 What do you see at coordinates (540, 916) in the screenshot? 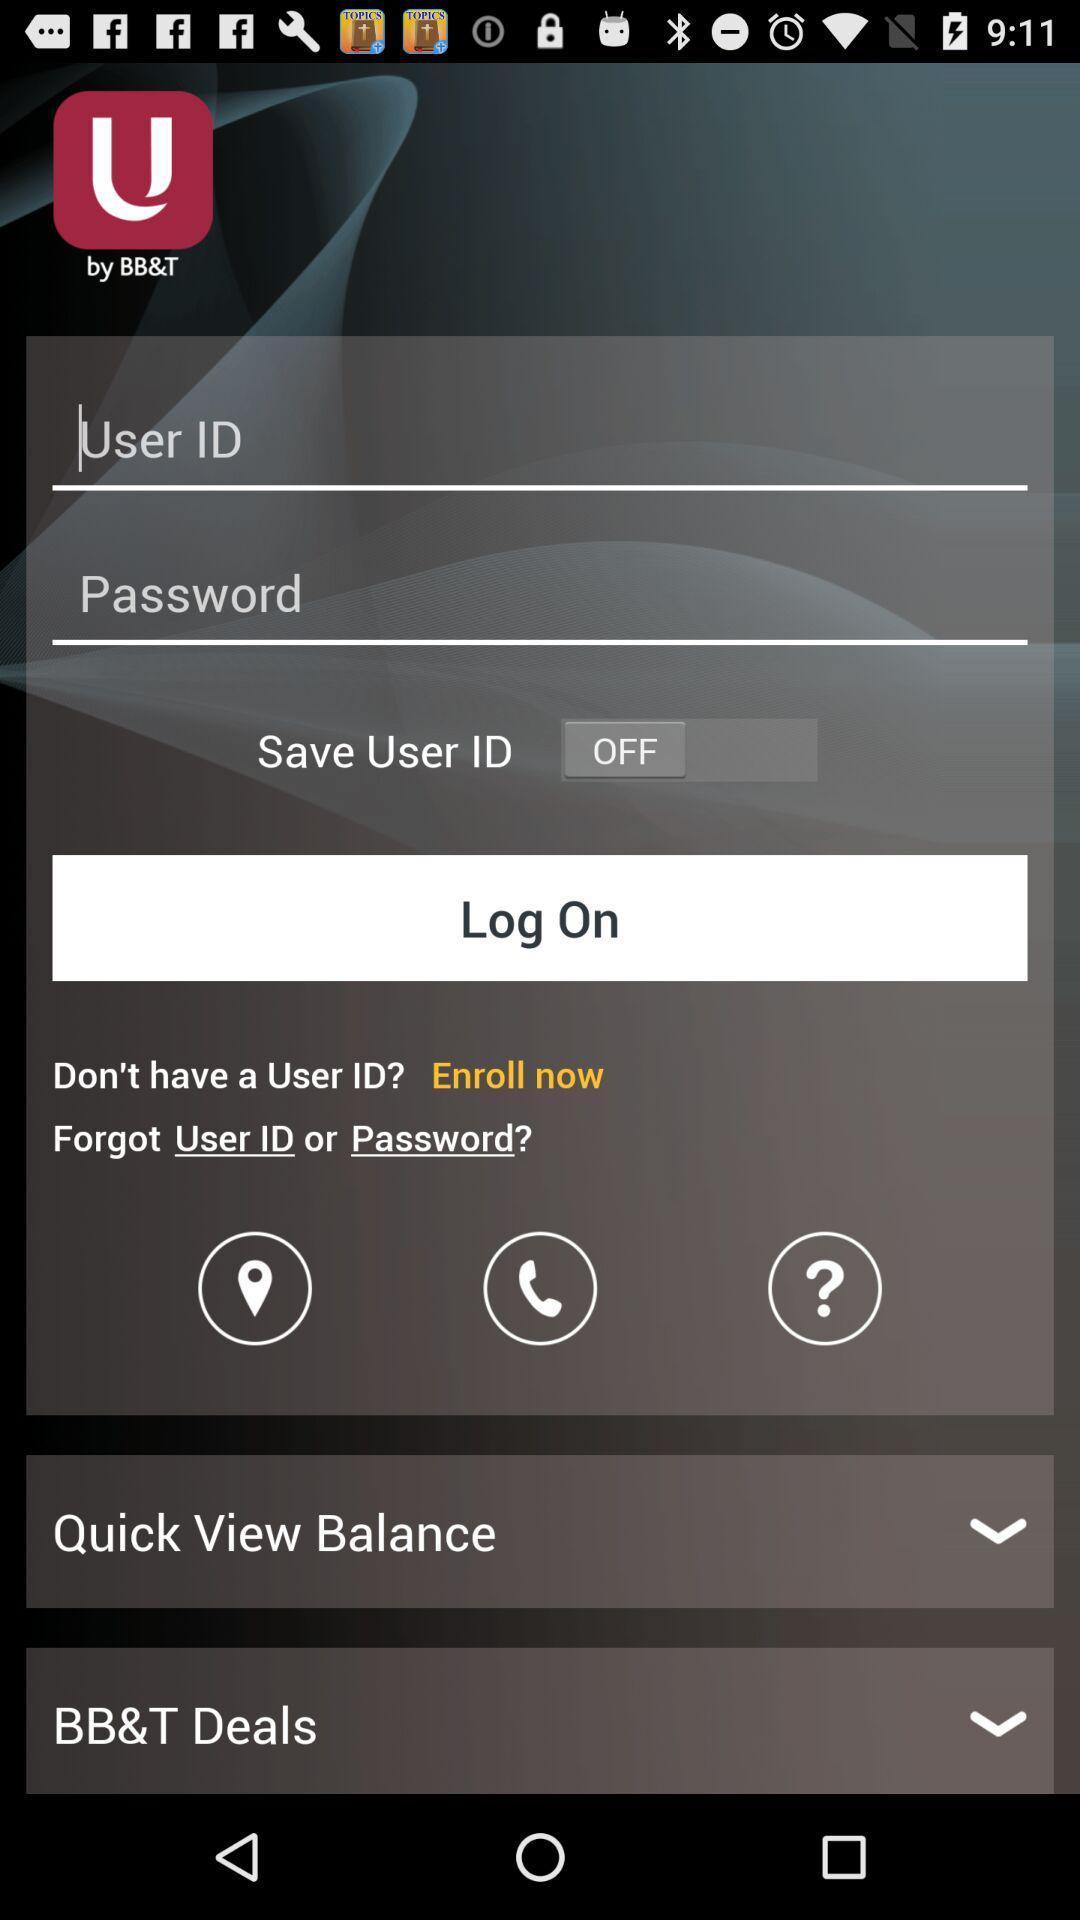
I see `the log on button` at bounding box center [540, 916].